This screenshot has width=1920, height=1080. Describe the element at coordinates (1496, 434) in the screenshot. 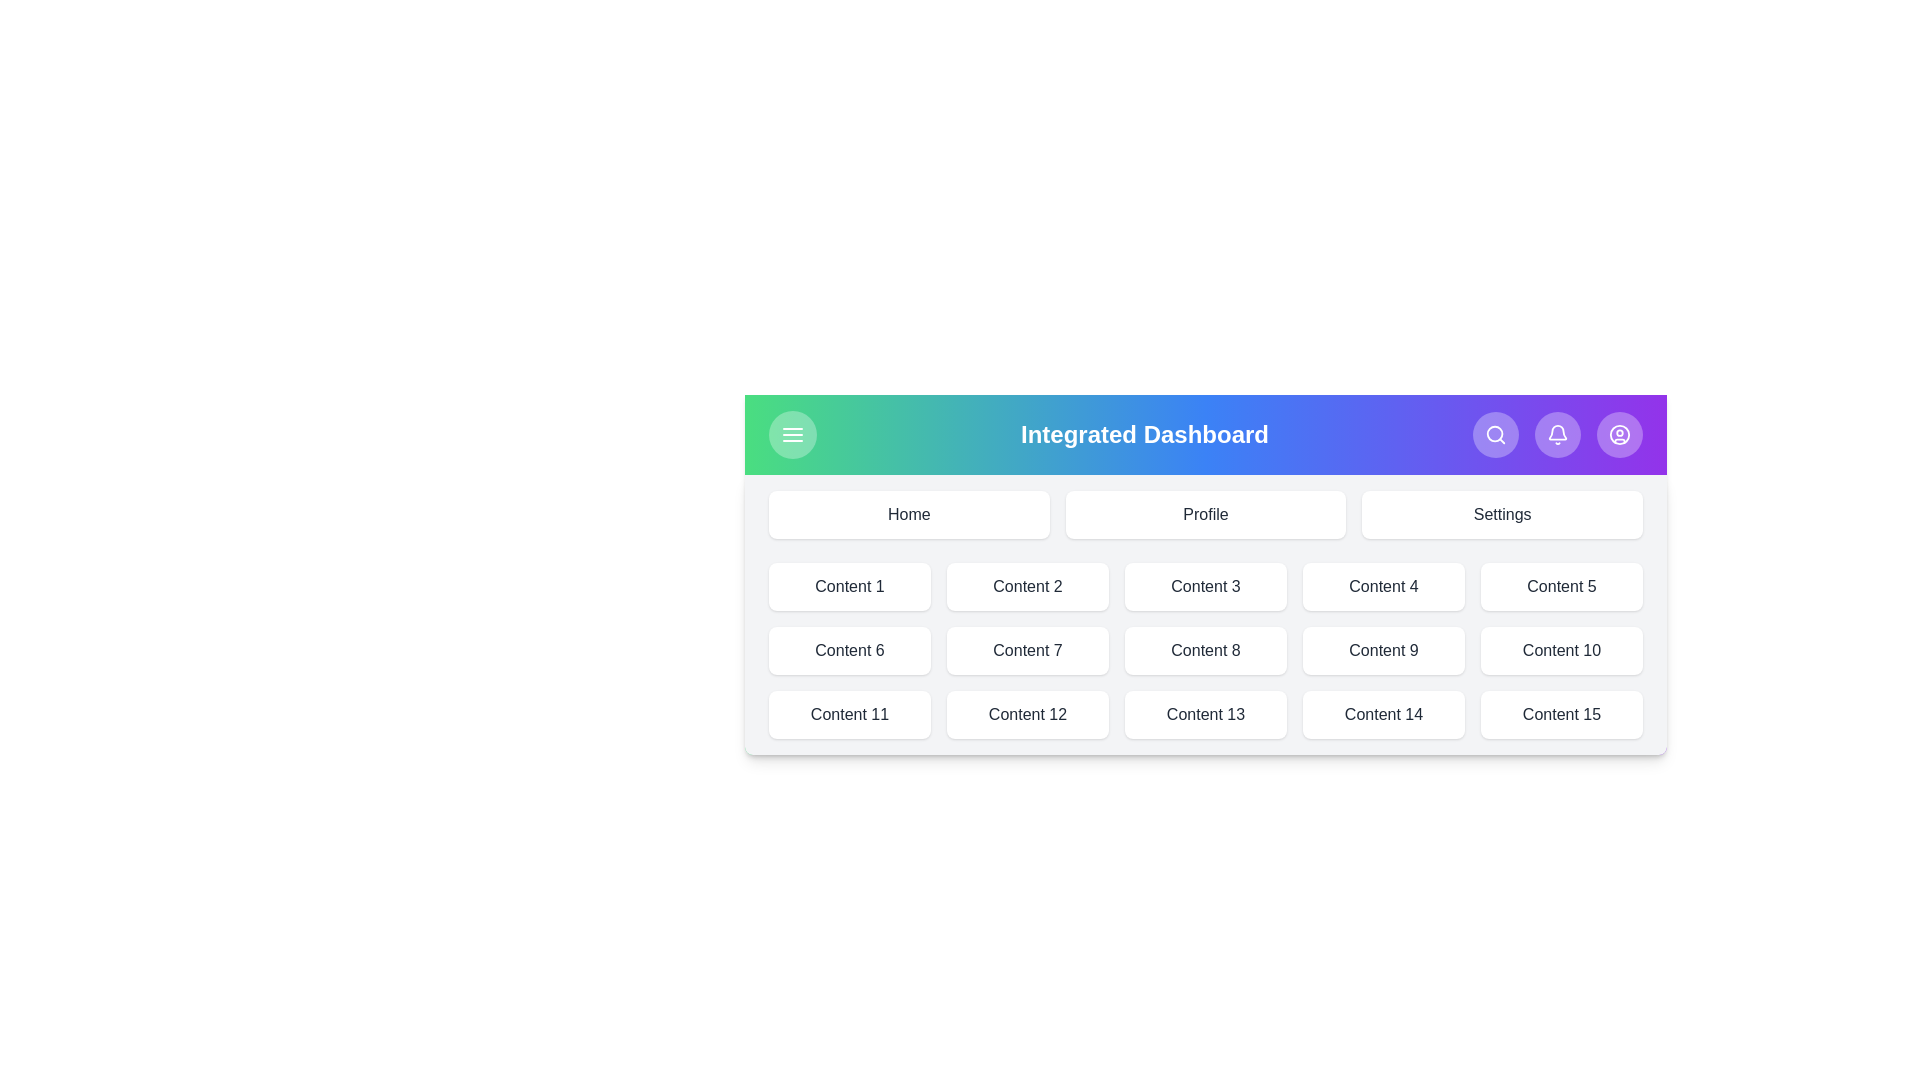

I see `the Search button in the navigation bar` at that location.